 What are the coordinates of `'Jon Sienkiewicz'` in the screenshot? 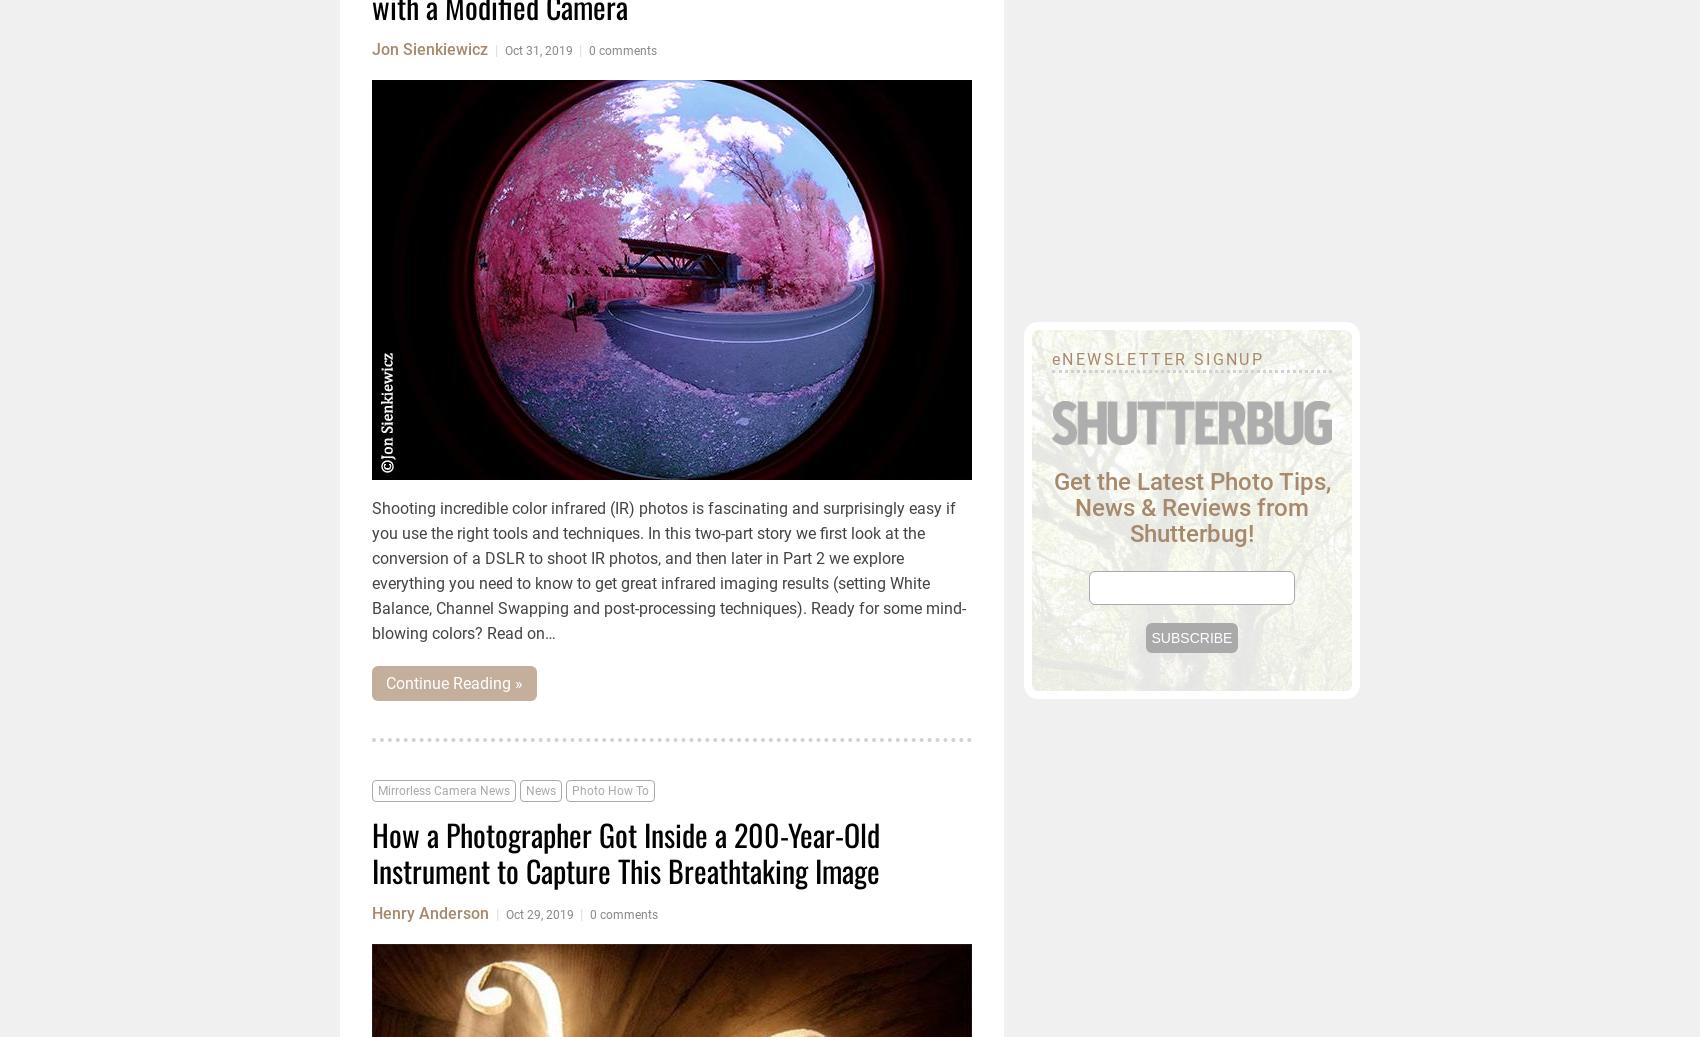 It's located at (429, 48).